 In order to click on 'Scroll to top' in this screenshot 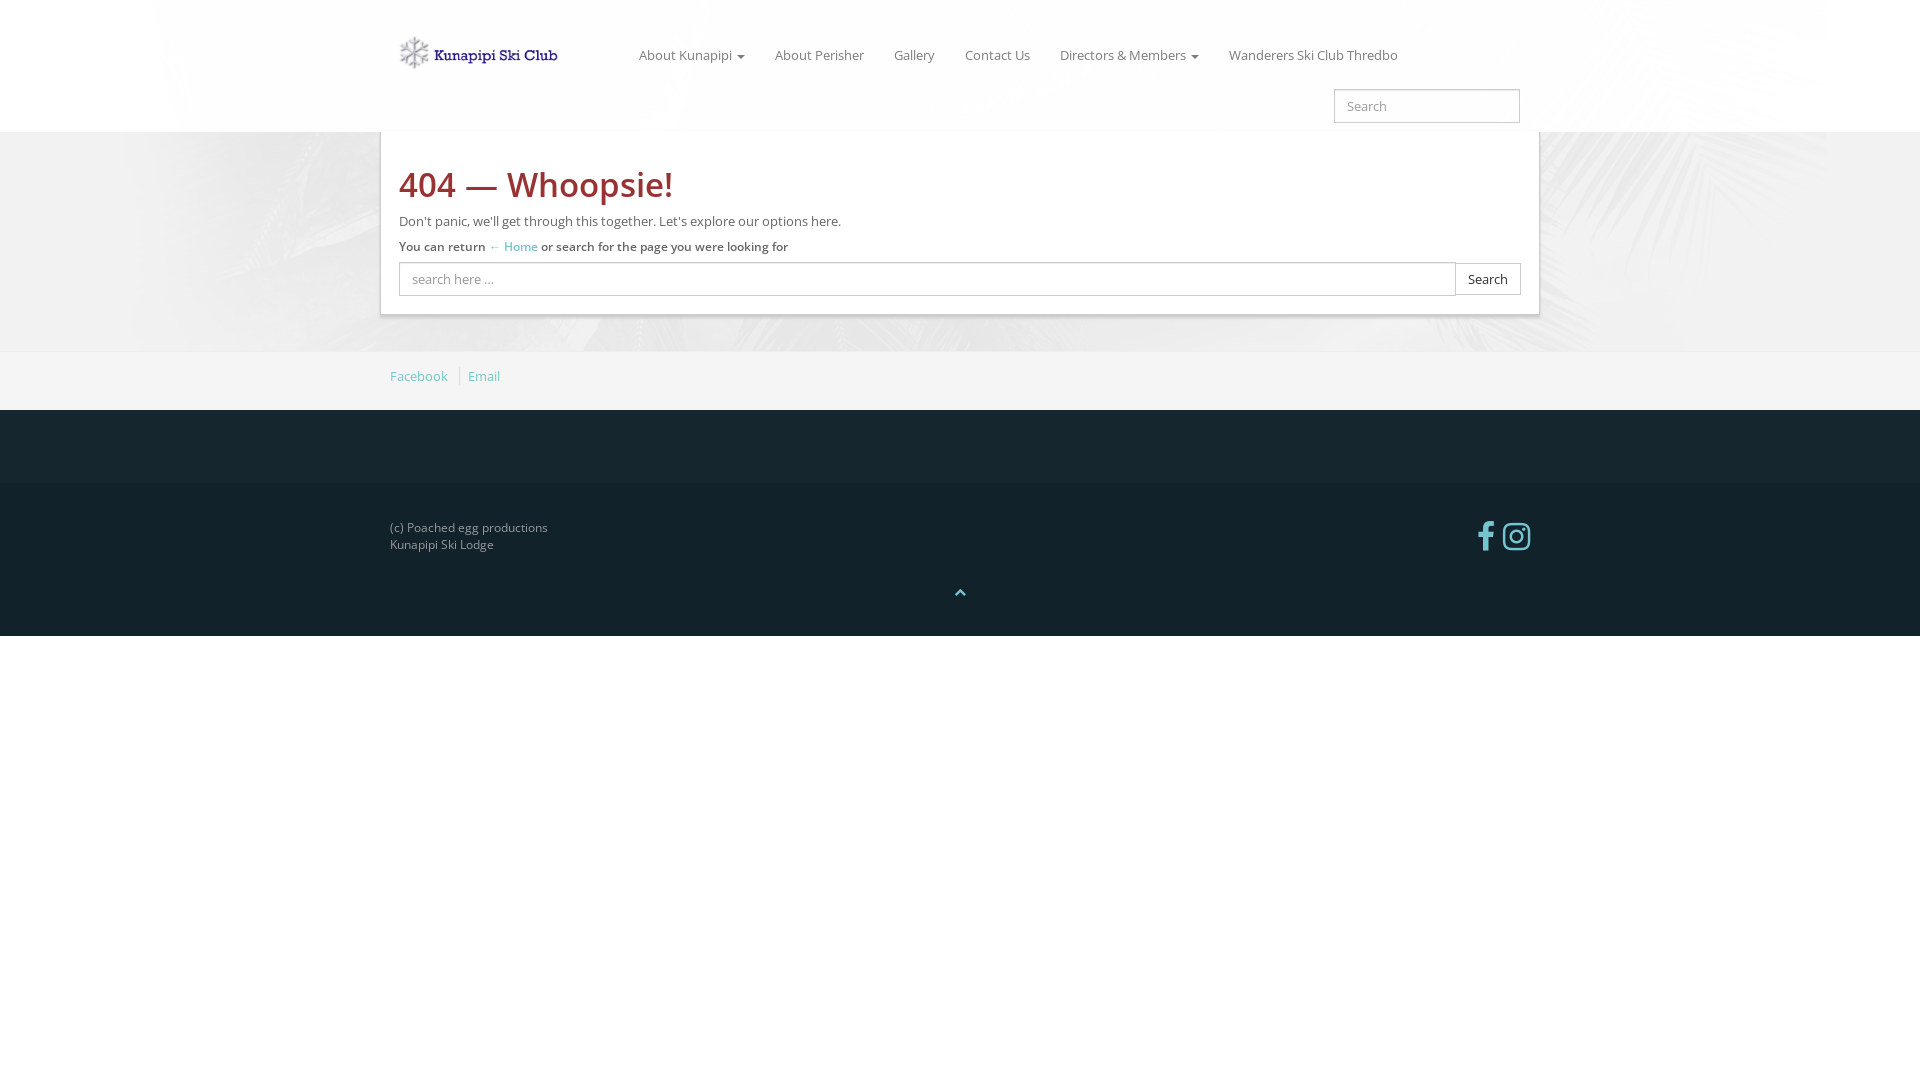, I will do `click(960, 590)`.